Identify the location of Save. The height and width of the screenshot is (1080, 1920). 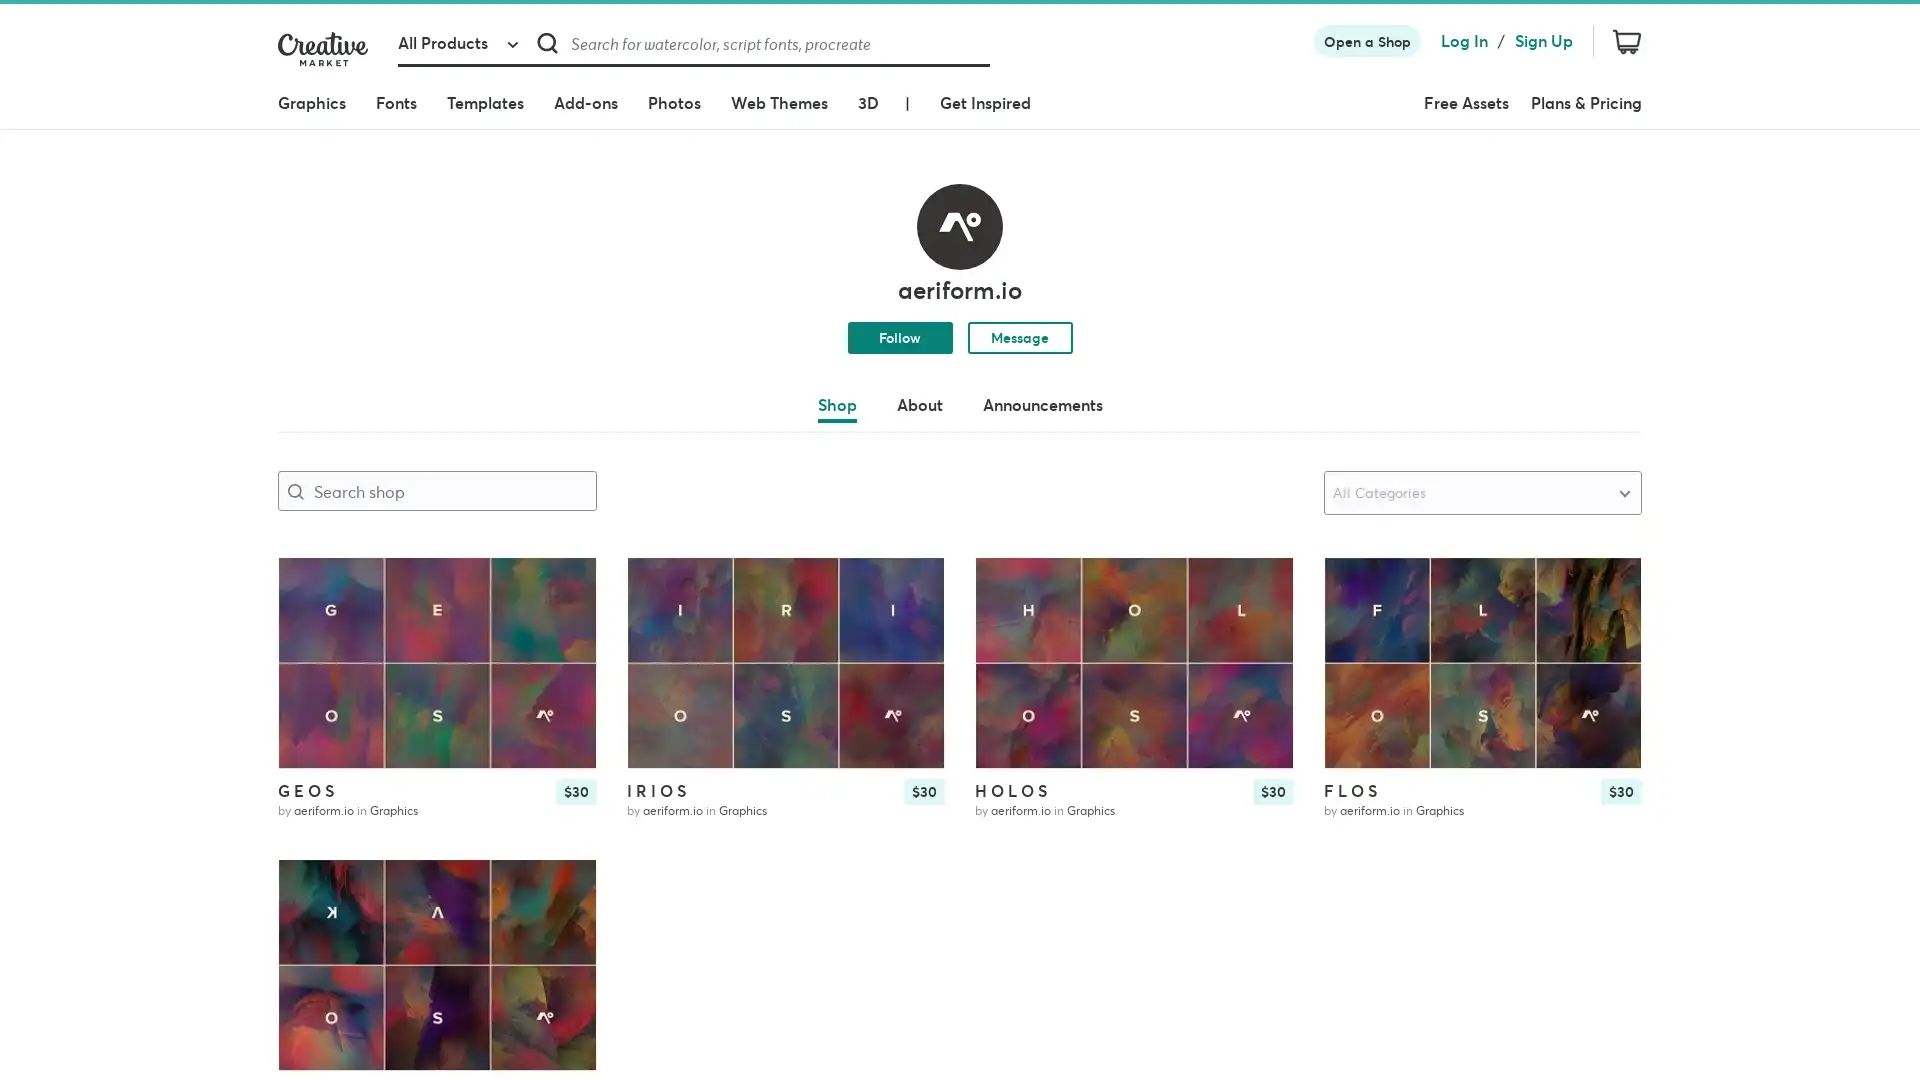
(562, 618).